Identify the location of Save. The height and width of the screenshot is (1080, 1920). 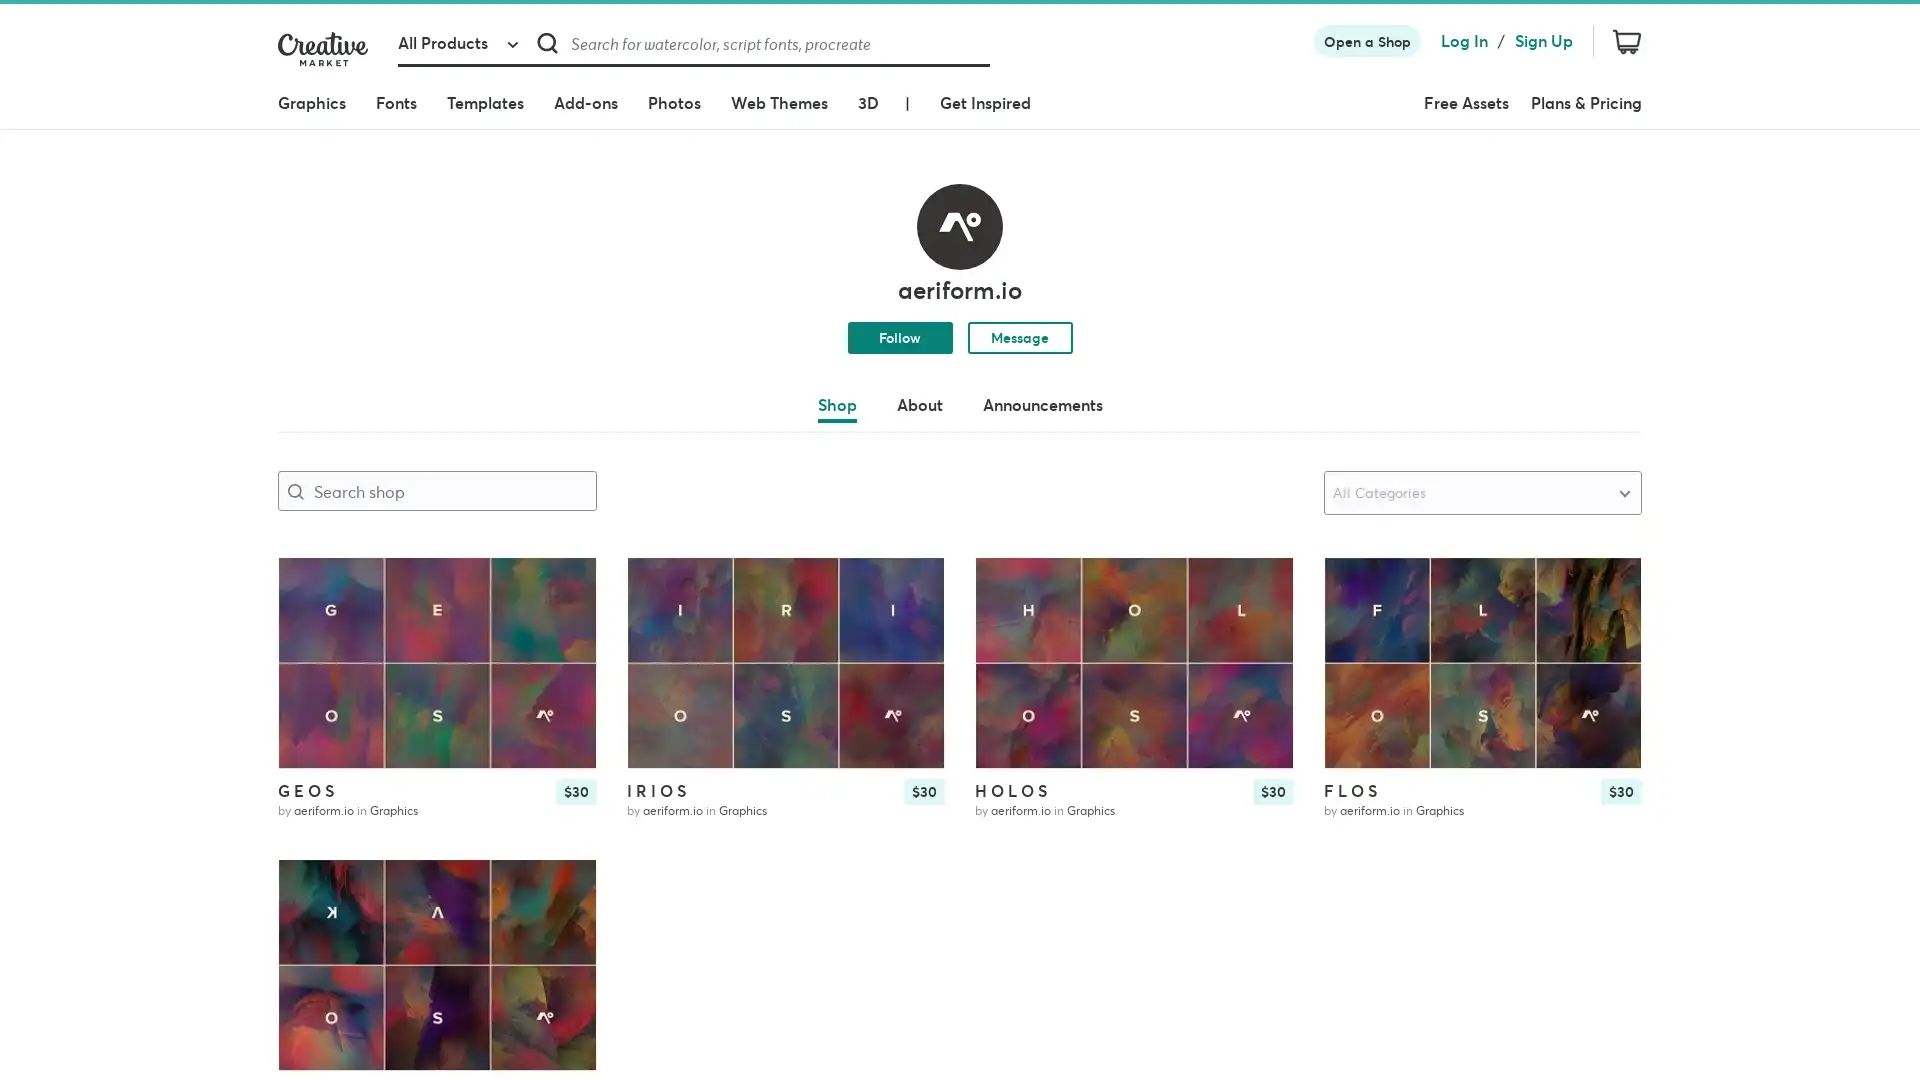
(562, 618).